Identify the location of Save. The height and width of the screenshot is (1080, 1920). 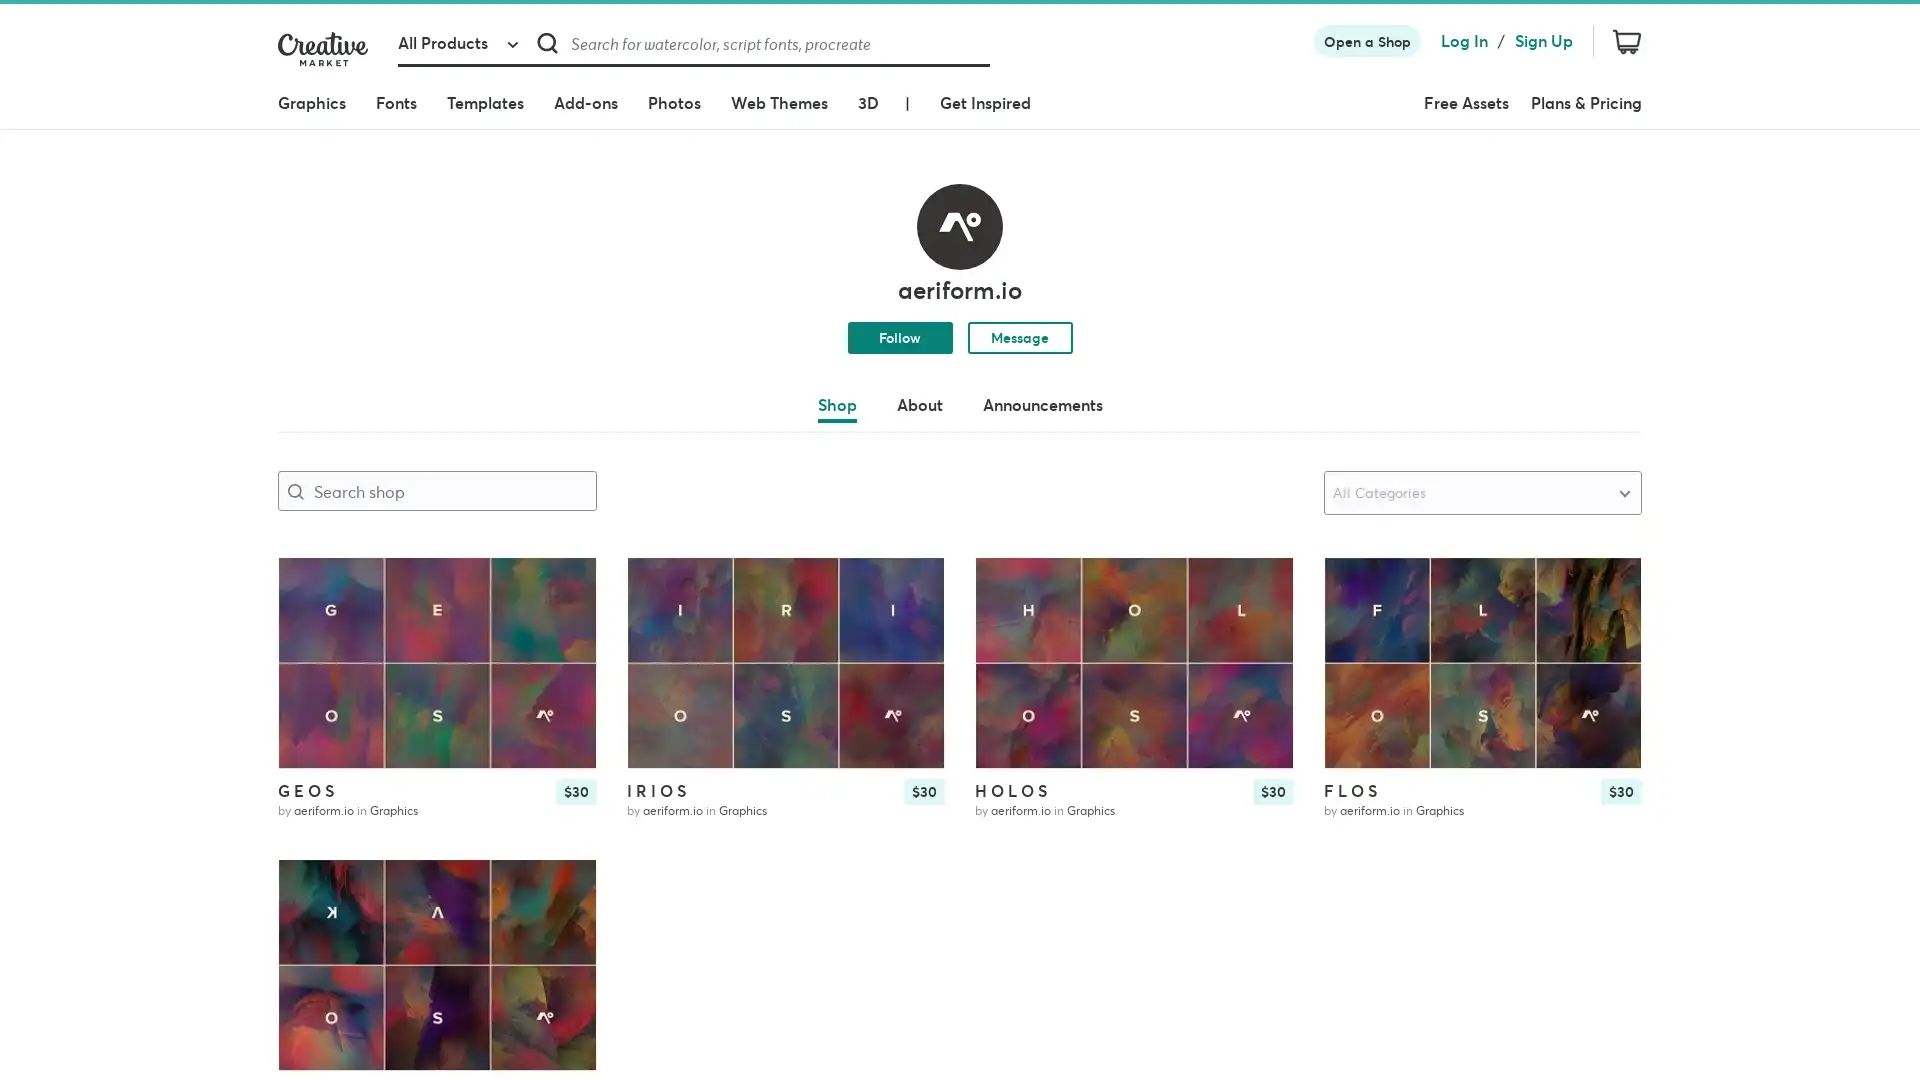
(562, 618).